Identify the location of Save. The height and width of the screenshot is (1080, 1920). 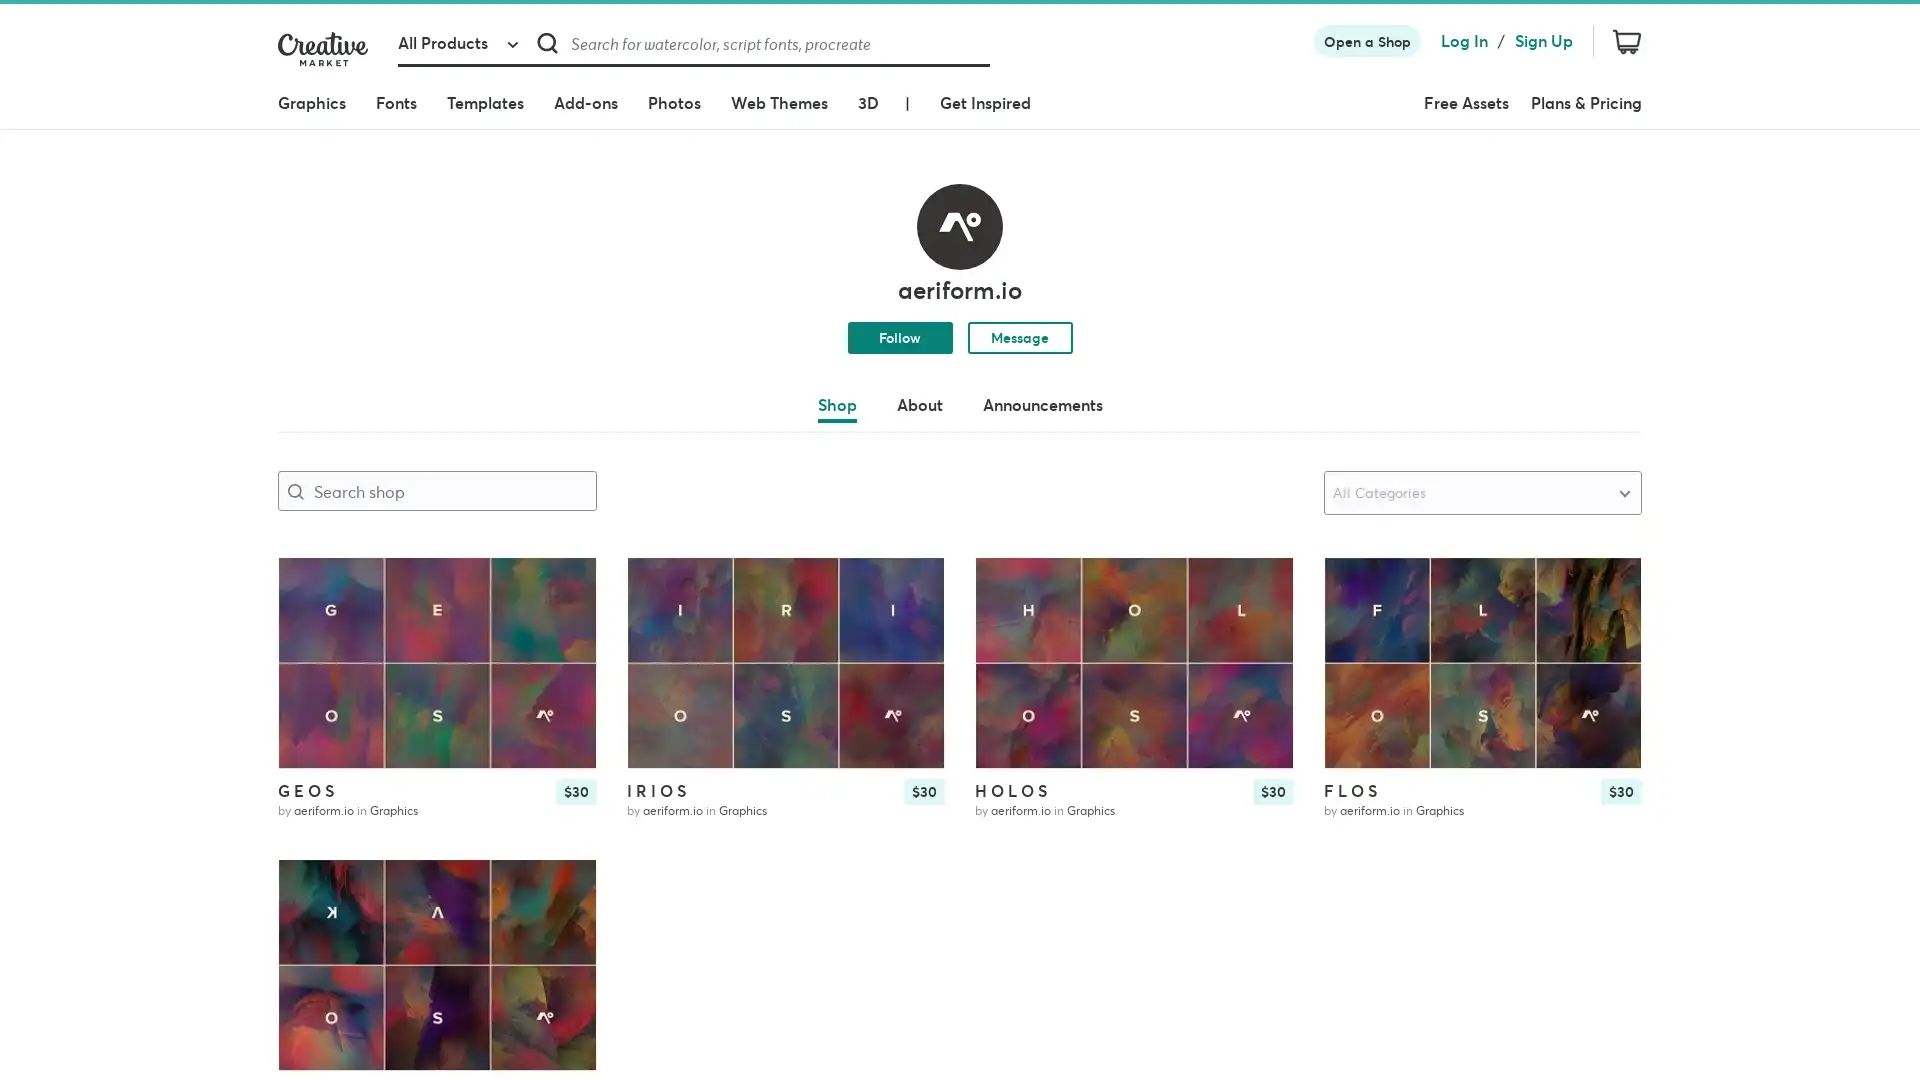
(562, 618).